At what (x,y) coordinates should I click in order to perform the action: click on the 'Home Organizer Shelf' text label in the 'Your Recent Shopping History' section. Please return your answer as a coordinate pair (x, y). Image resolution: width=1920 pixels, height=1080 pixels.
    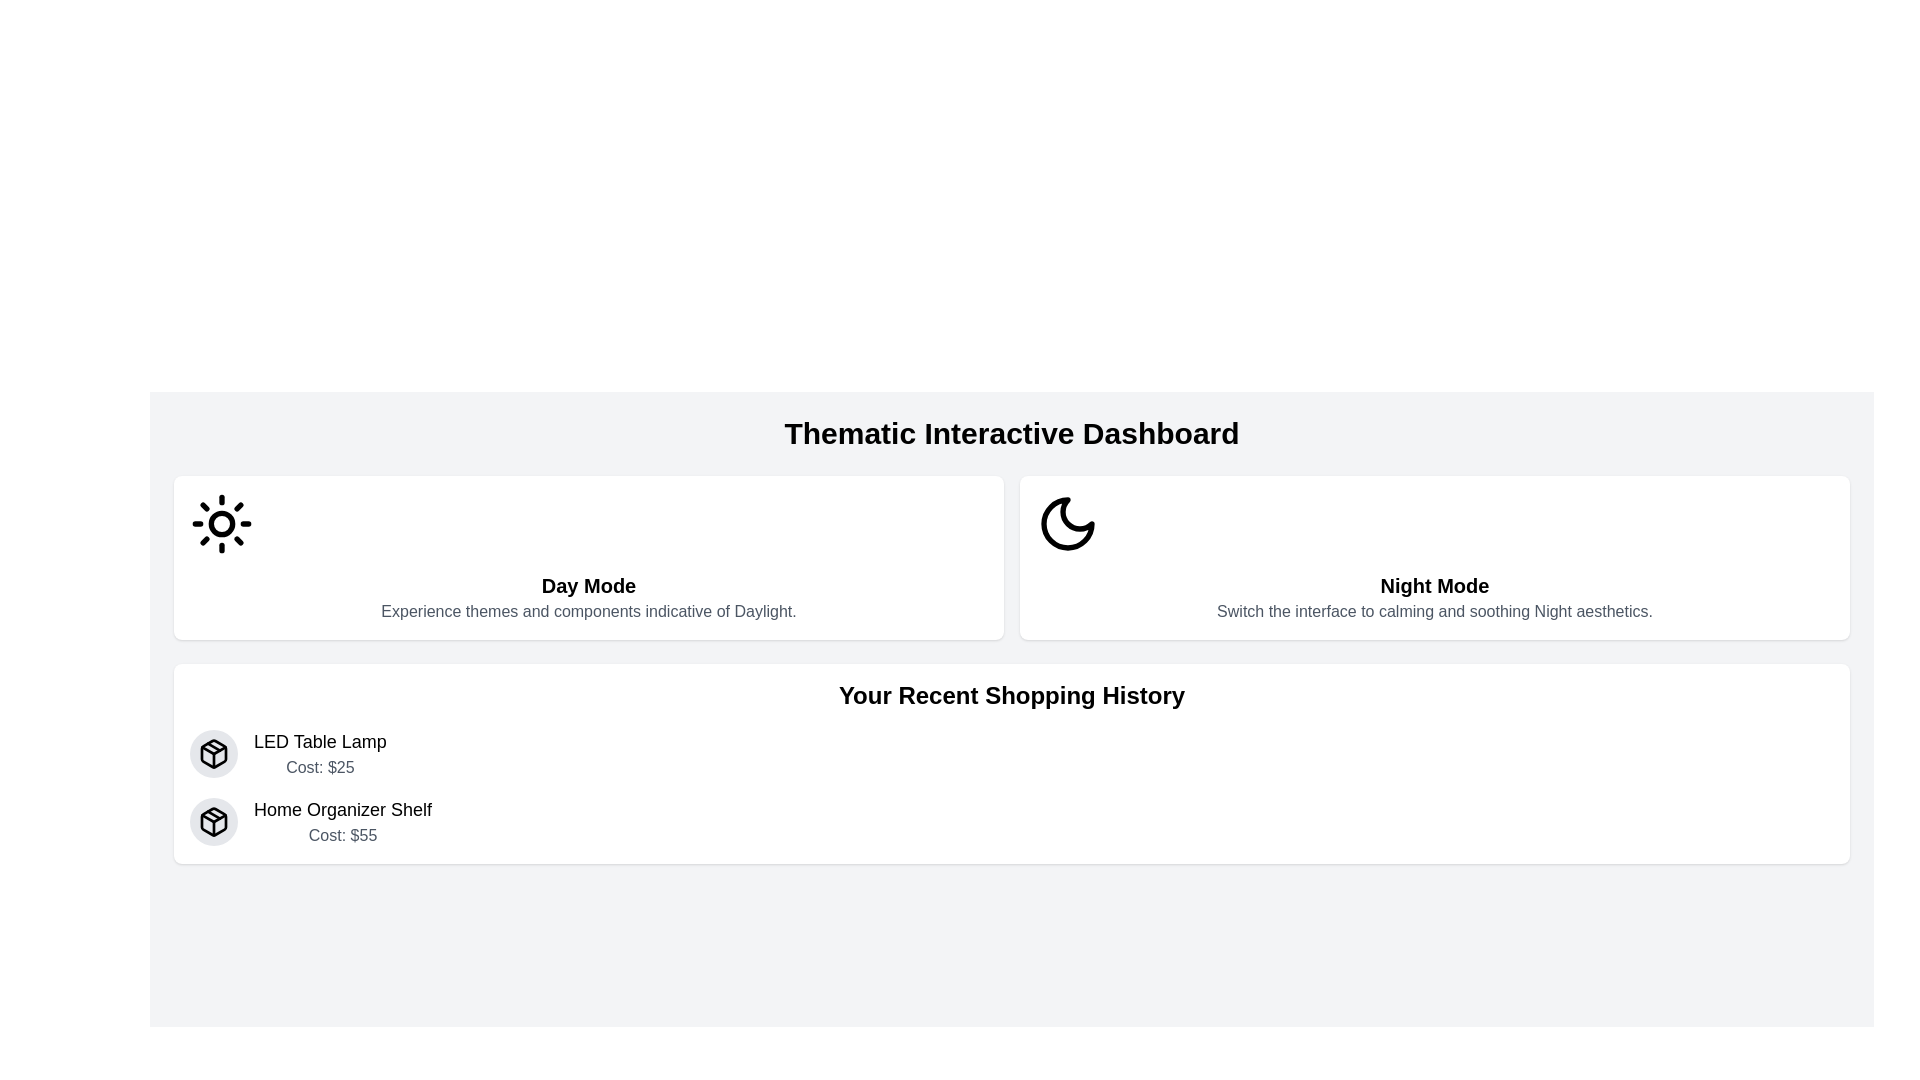
    Looking at the image, I should click on (343, 810).